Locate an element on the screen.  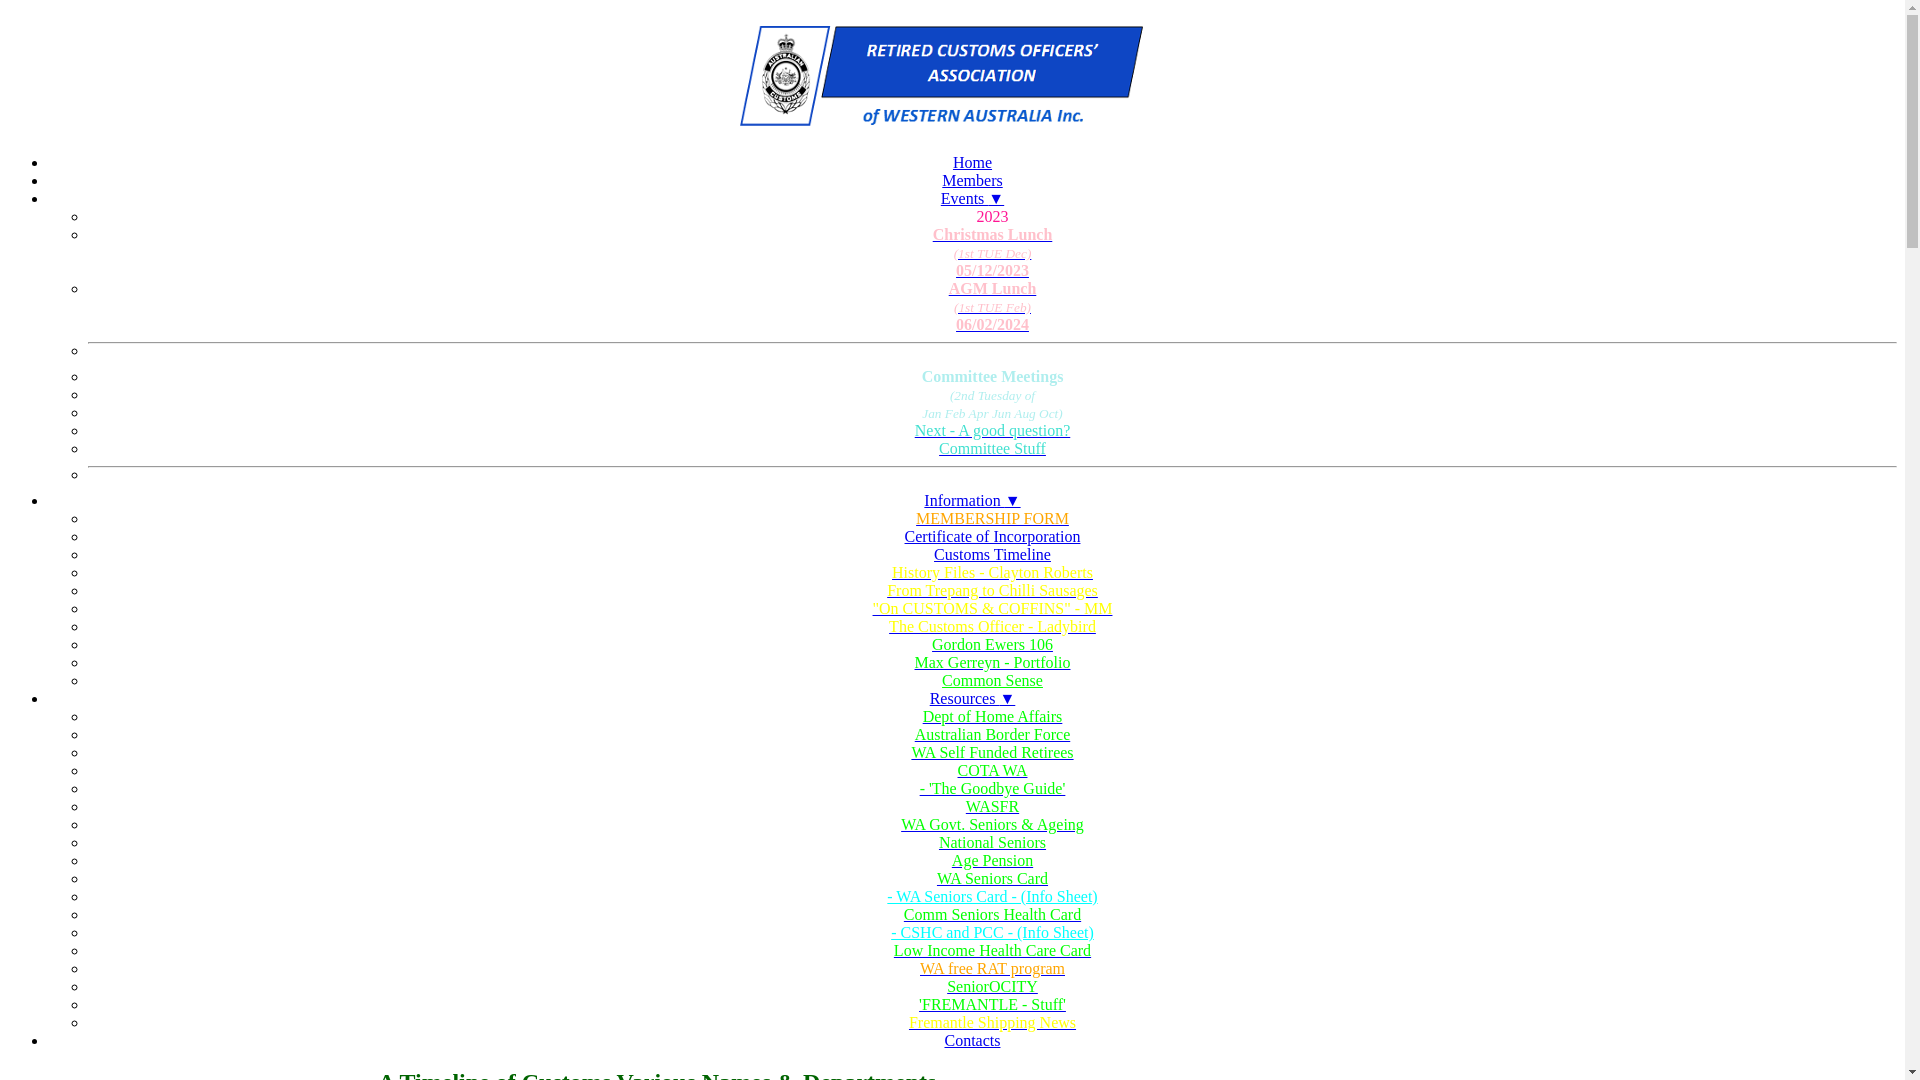
'Fremantle Shipping News' is located at coordinates (992, 1022).